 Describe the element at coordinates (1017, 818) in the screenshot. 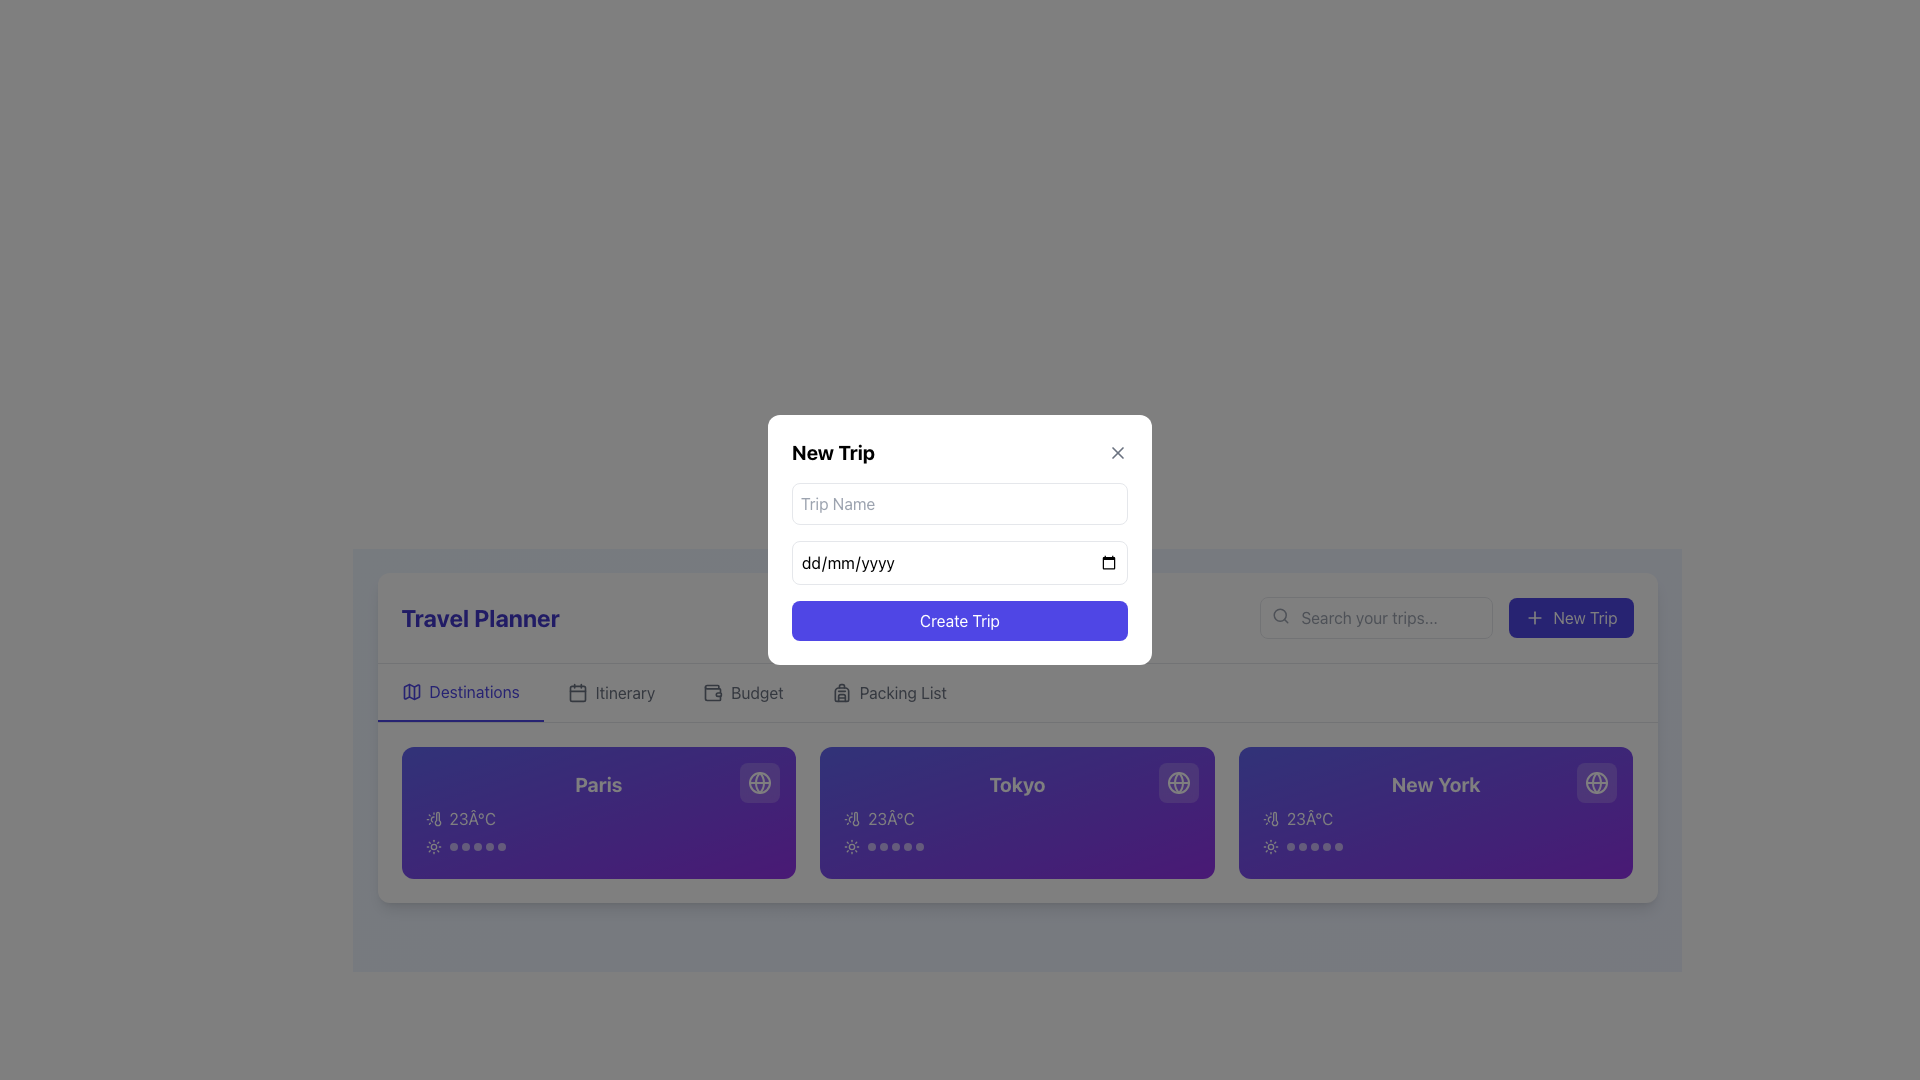

I see `the temperature display element for the 'Tokyo' location card, which shows the current temperature in degrees Celsius and is positioned at the top-left of the card above a series of dots` at that location.